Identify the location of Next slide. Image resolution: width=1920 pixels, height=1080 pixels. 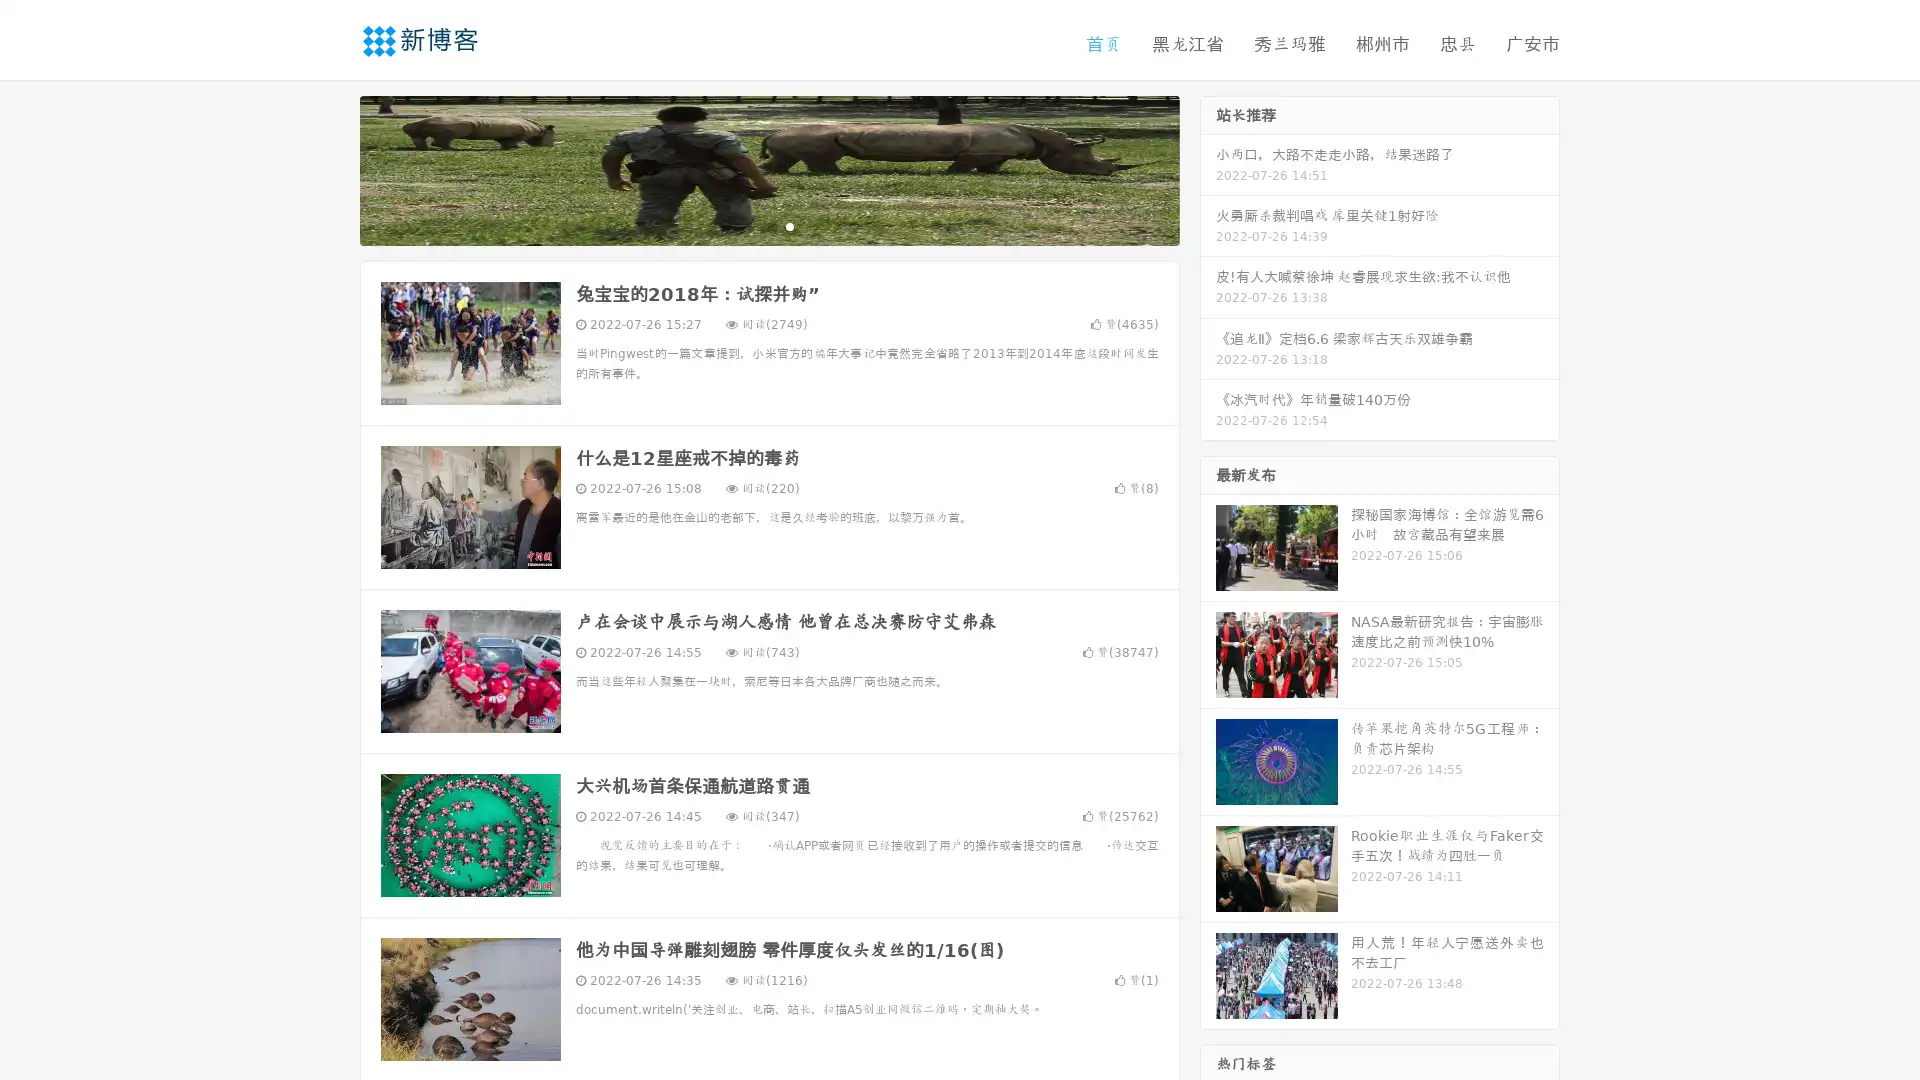
(1208, 168).